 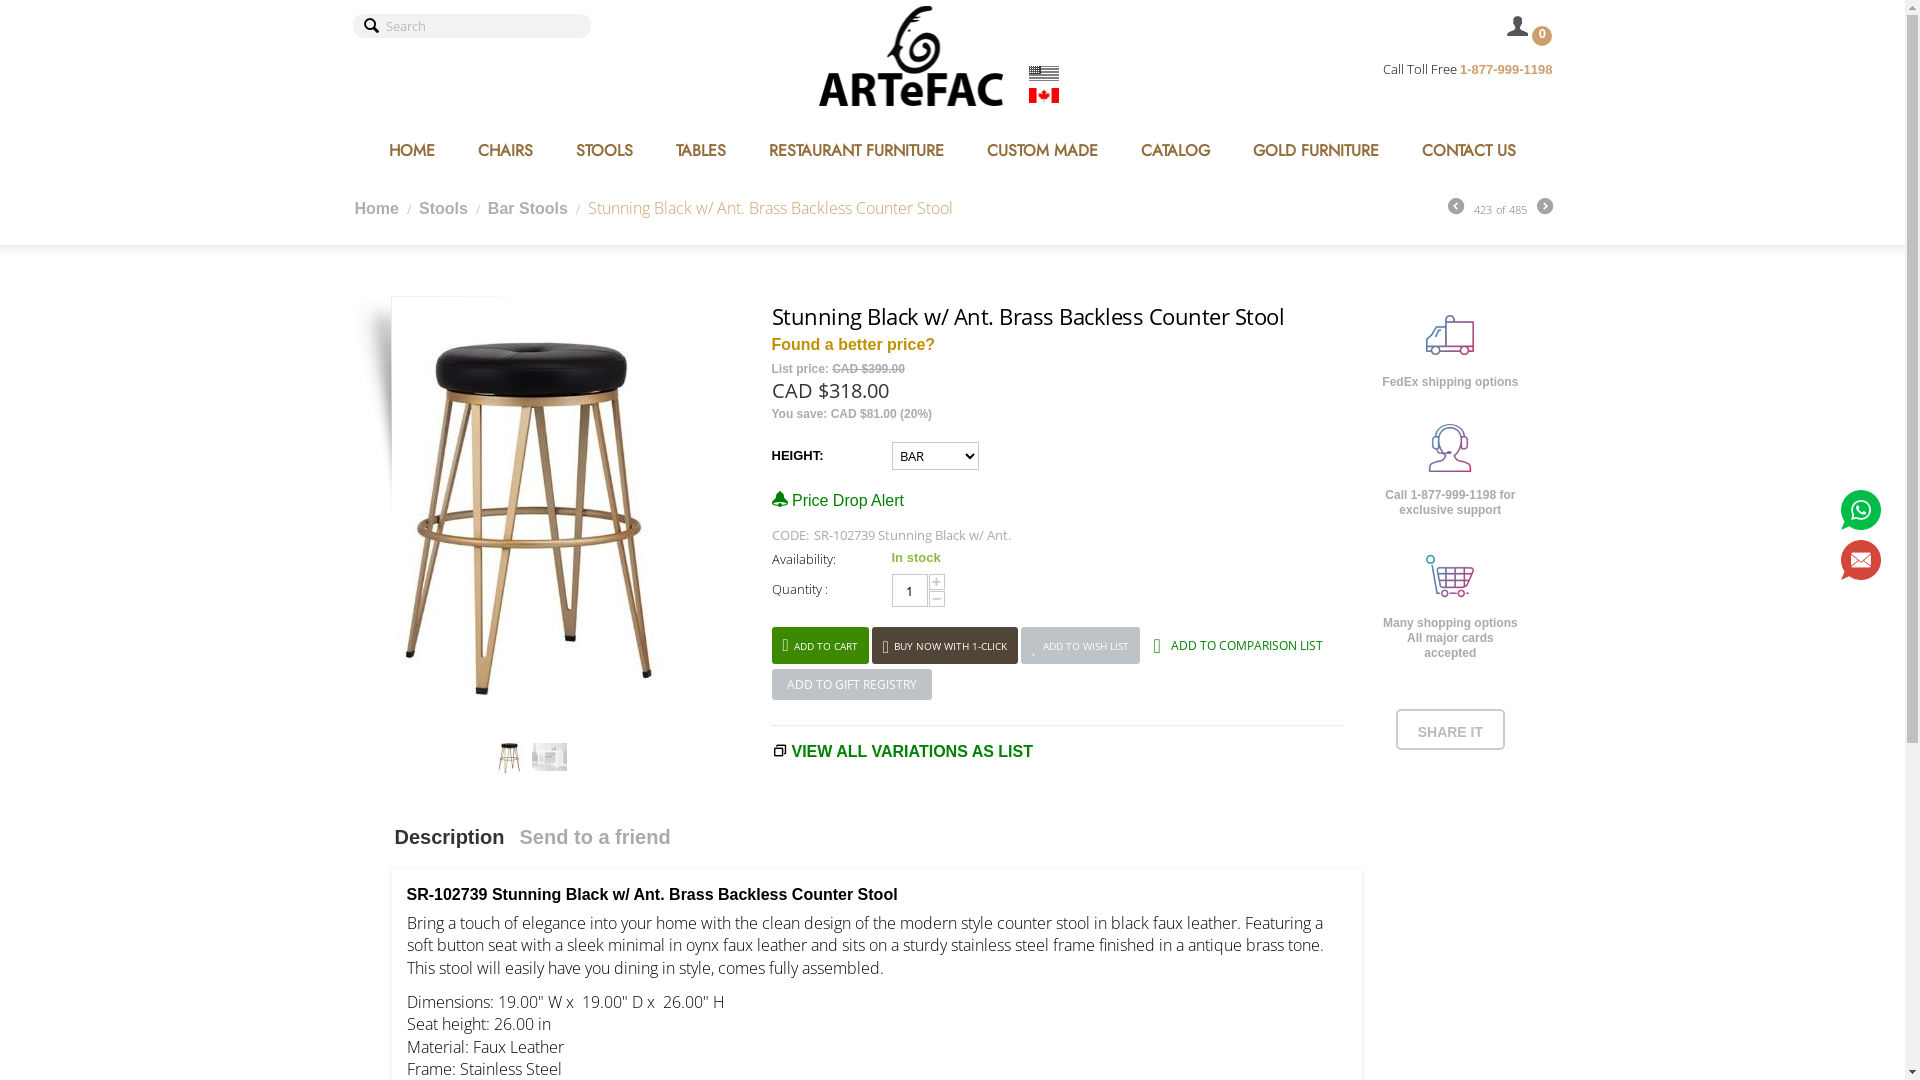 What do you see at coordinates (935, 582) in the screenshot?
I see `'+'` at bounding box center [935, 582].